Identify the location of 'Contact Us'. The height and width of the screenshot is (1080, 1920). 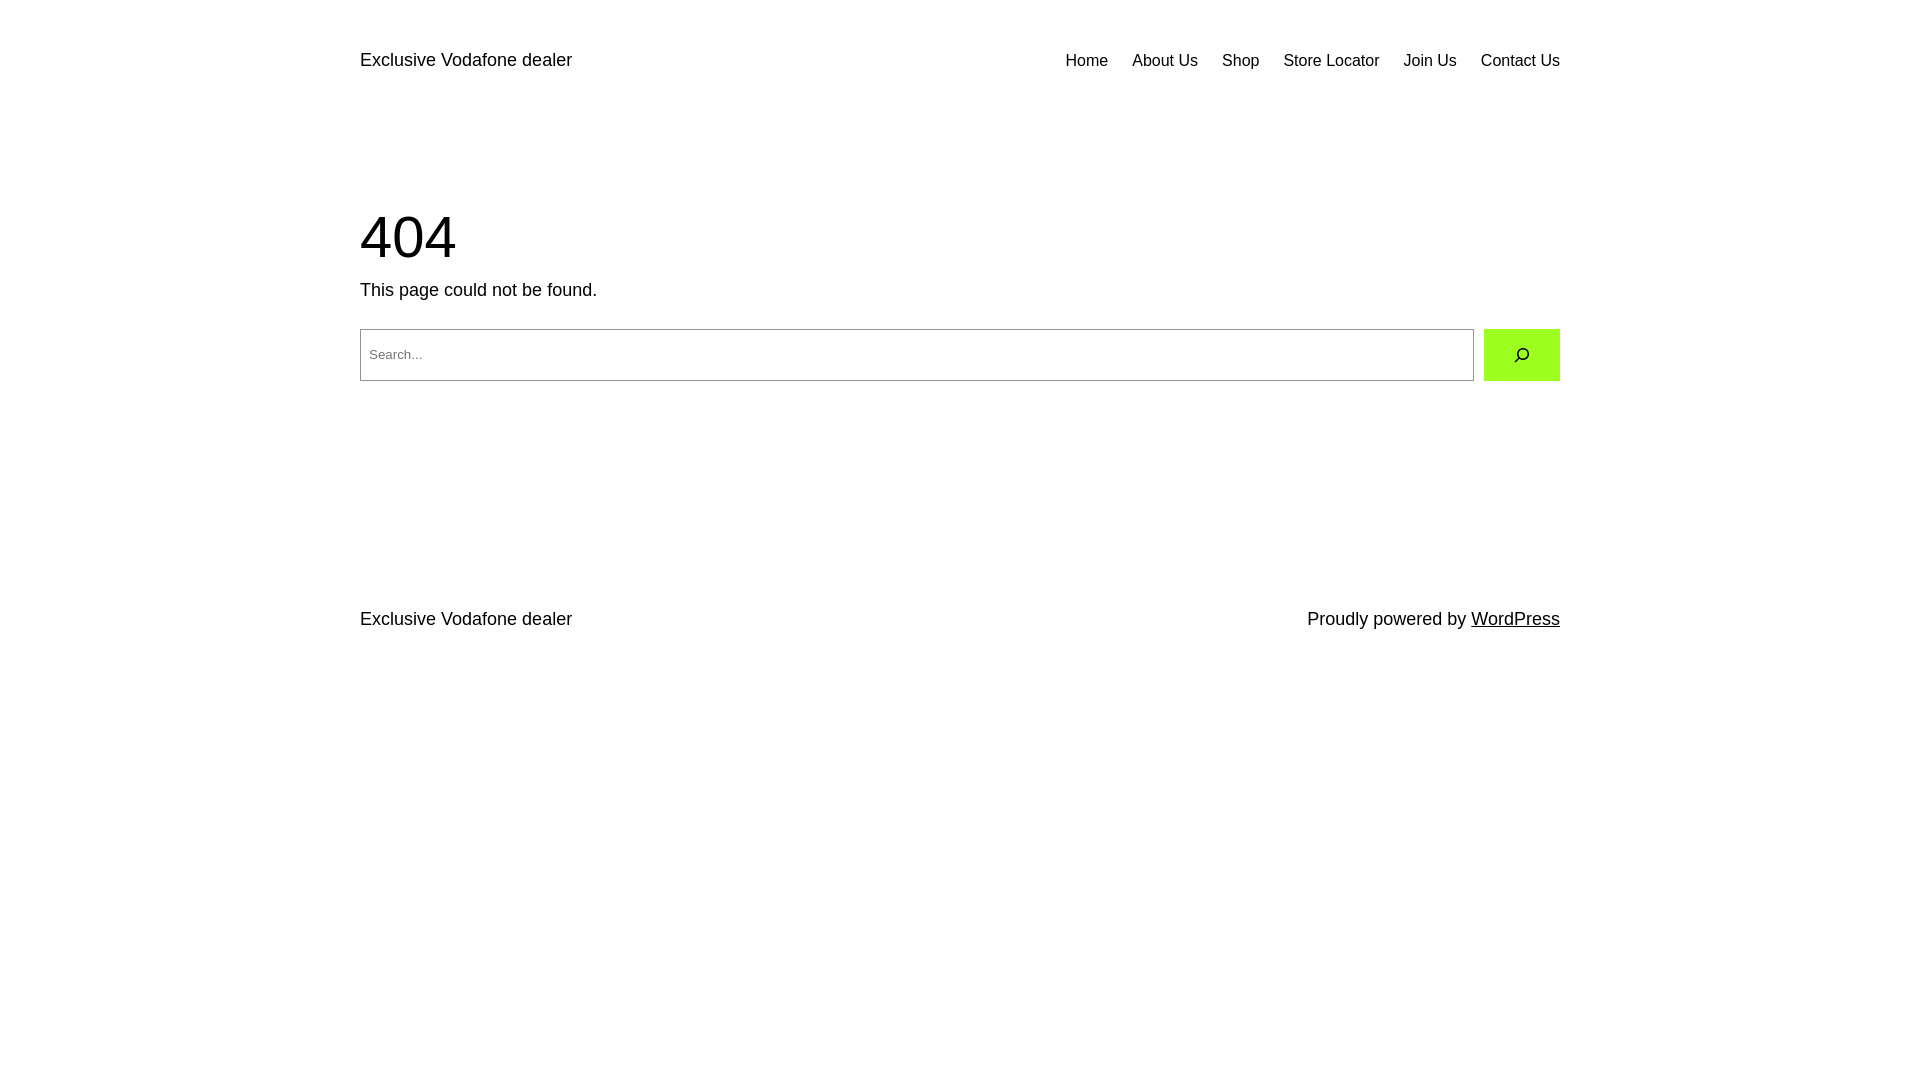
(1520, 60).